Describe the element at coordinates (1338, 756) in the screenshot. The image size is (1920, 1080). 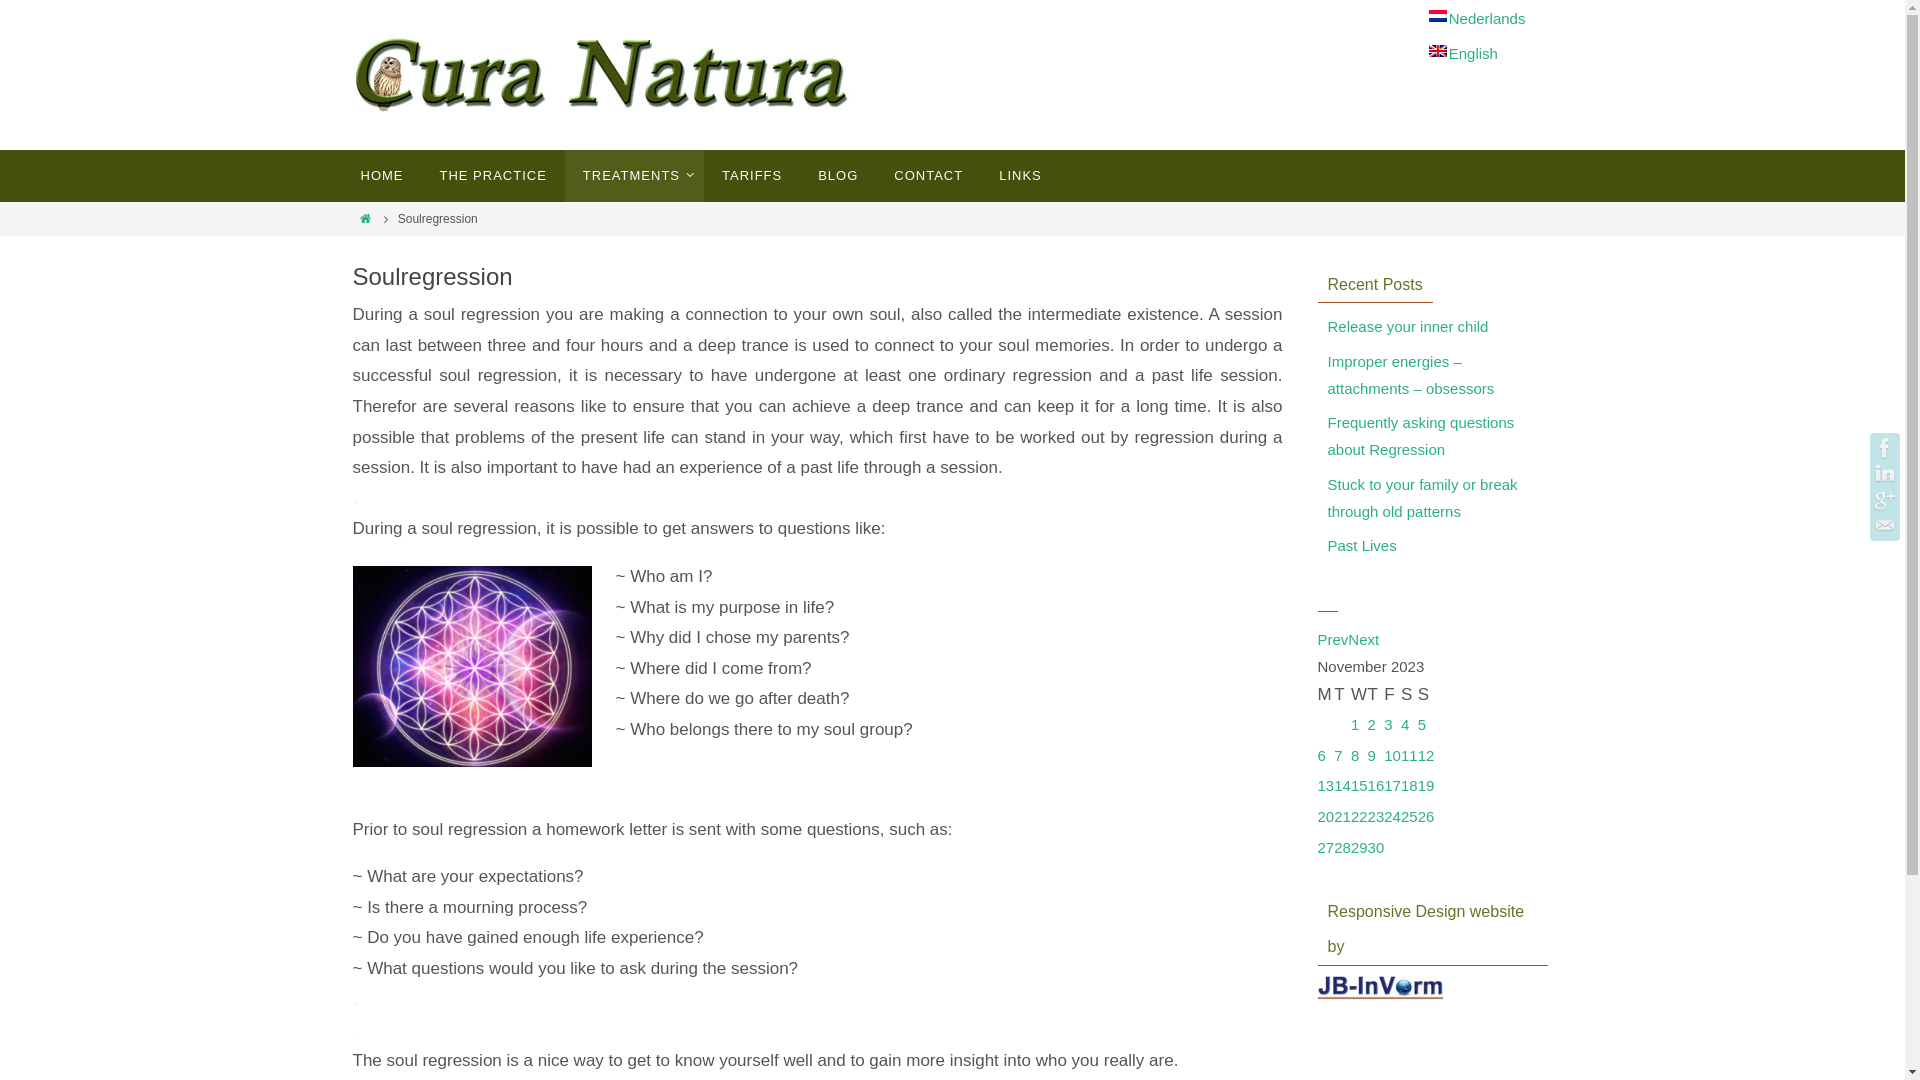
I see `'7'` at that location.